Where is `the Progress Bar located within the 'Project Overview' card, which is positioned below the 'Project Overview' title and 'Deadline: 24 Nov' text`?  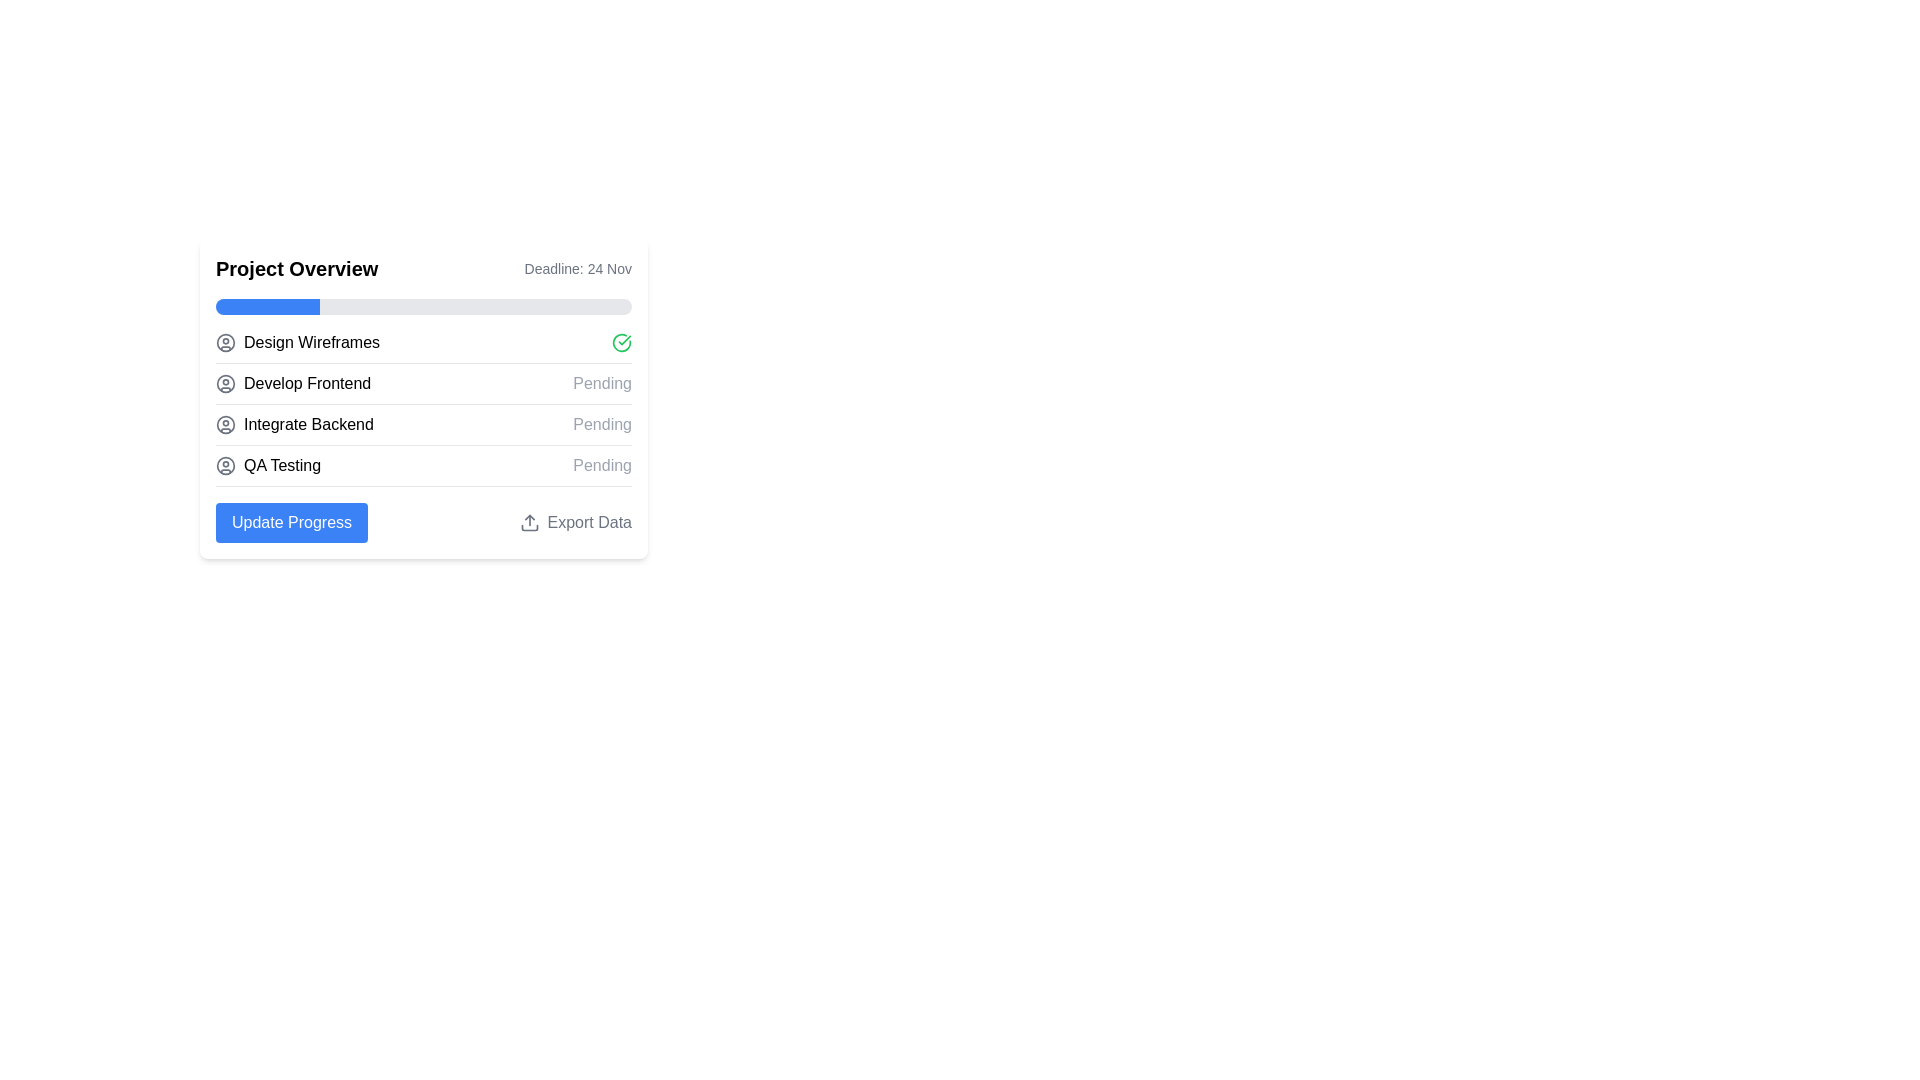
the Progress Bar located within the 'Project Overview' card, which is positioned below the 'Project Overview' title and 'Deadline: 24 Nov' text is located at coordinates (422, 307).